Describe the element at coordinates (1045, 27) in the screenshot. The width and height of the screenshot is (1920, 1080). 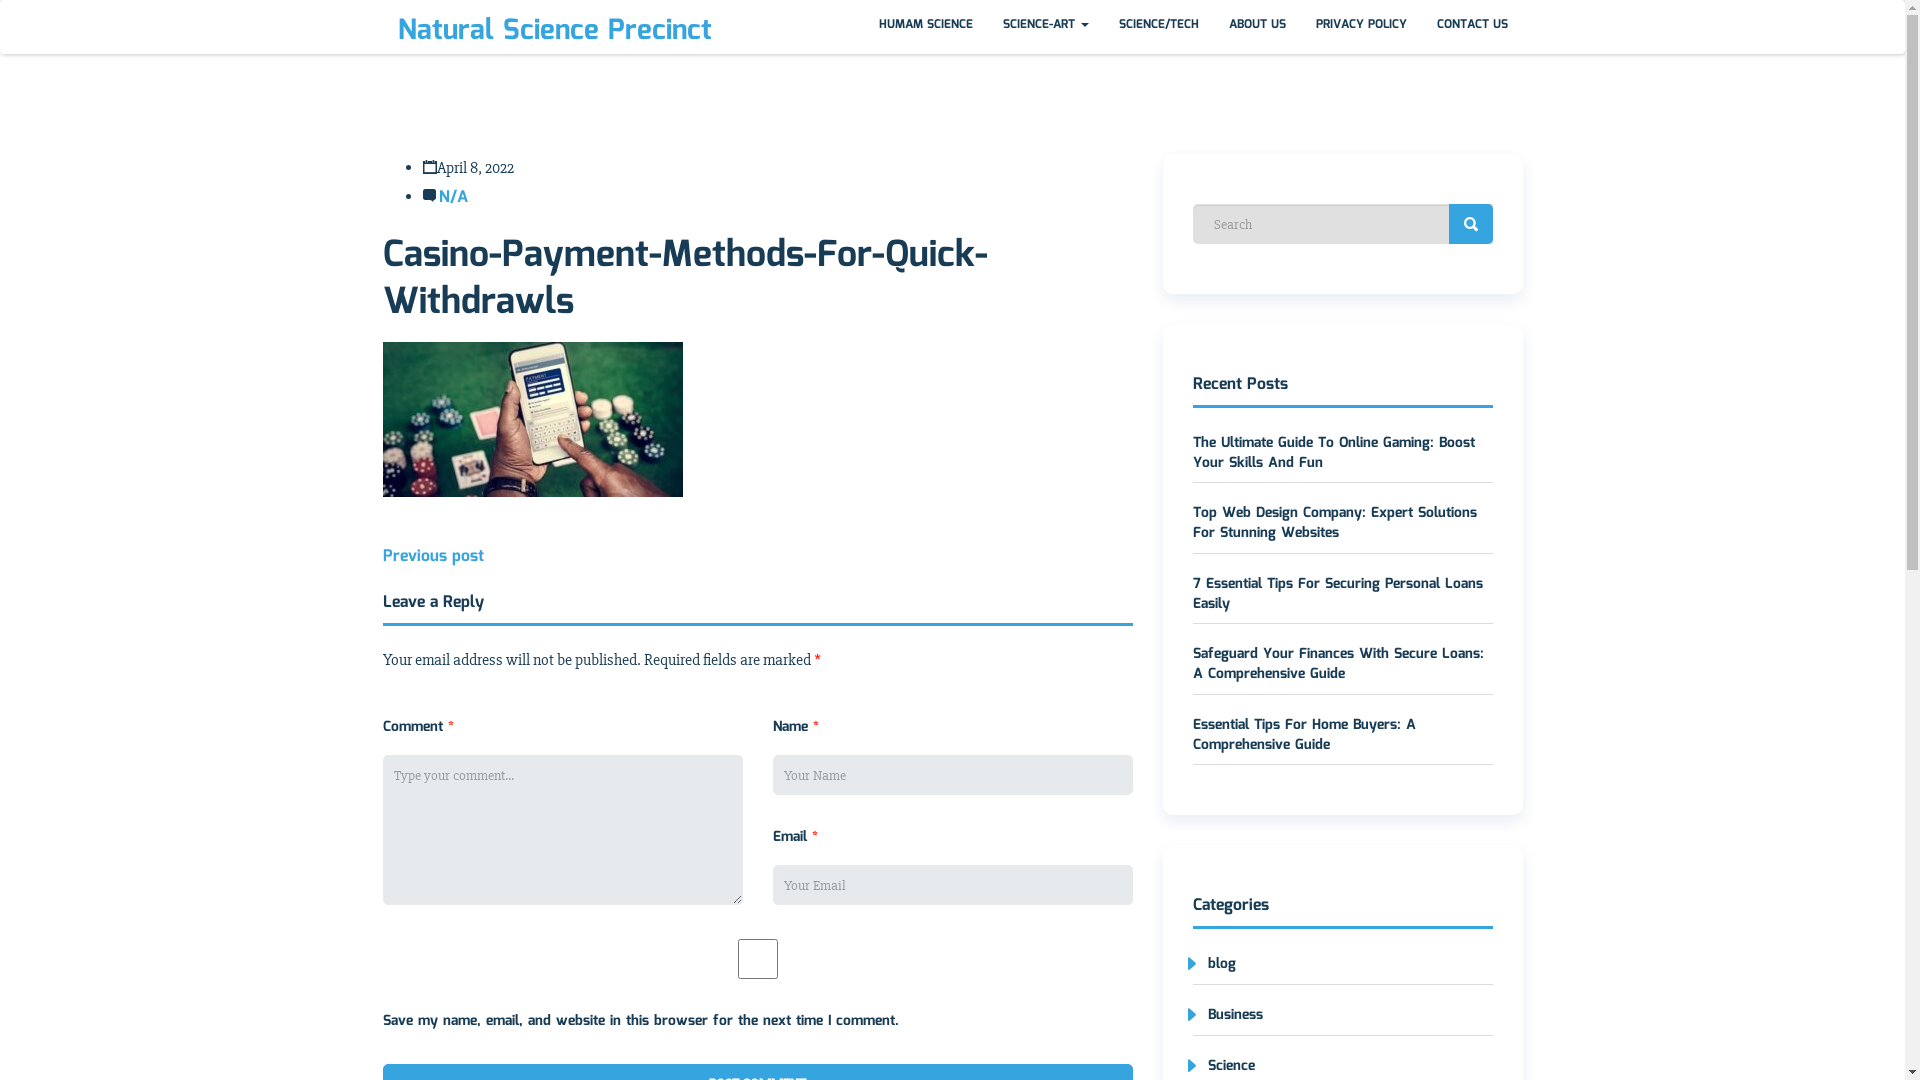
I see `'SCIENCE-ART'` at that location.